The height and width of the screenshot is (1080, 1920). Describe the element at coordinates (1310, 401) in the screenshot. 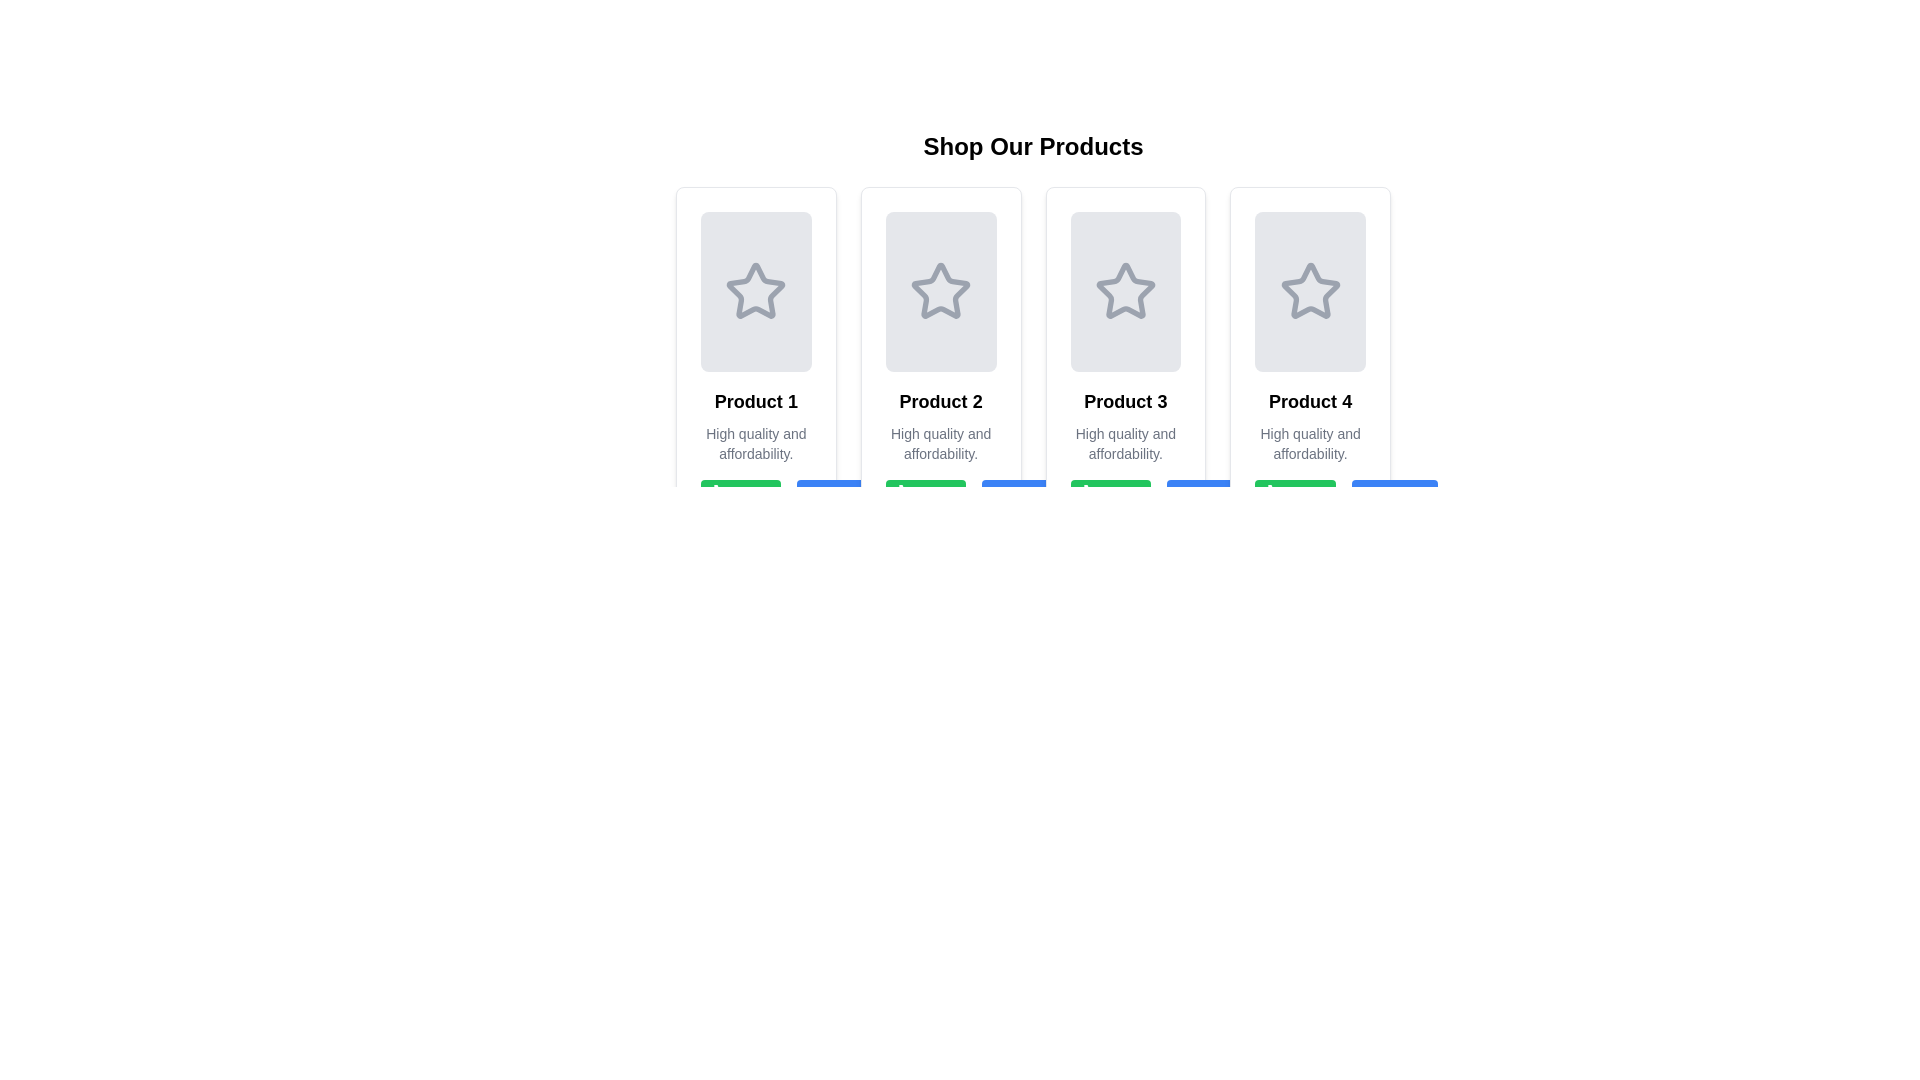

I see `the Text label that serves as the title or identifier for 'Product 4', located in the fourth product card from the left, above the subtitle 'High quality and affordability.'` at that location.